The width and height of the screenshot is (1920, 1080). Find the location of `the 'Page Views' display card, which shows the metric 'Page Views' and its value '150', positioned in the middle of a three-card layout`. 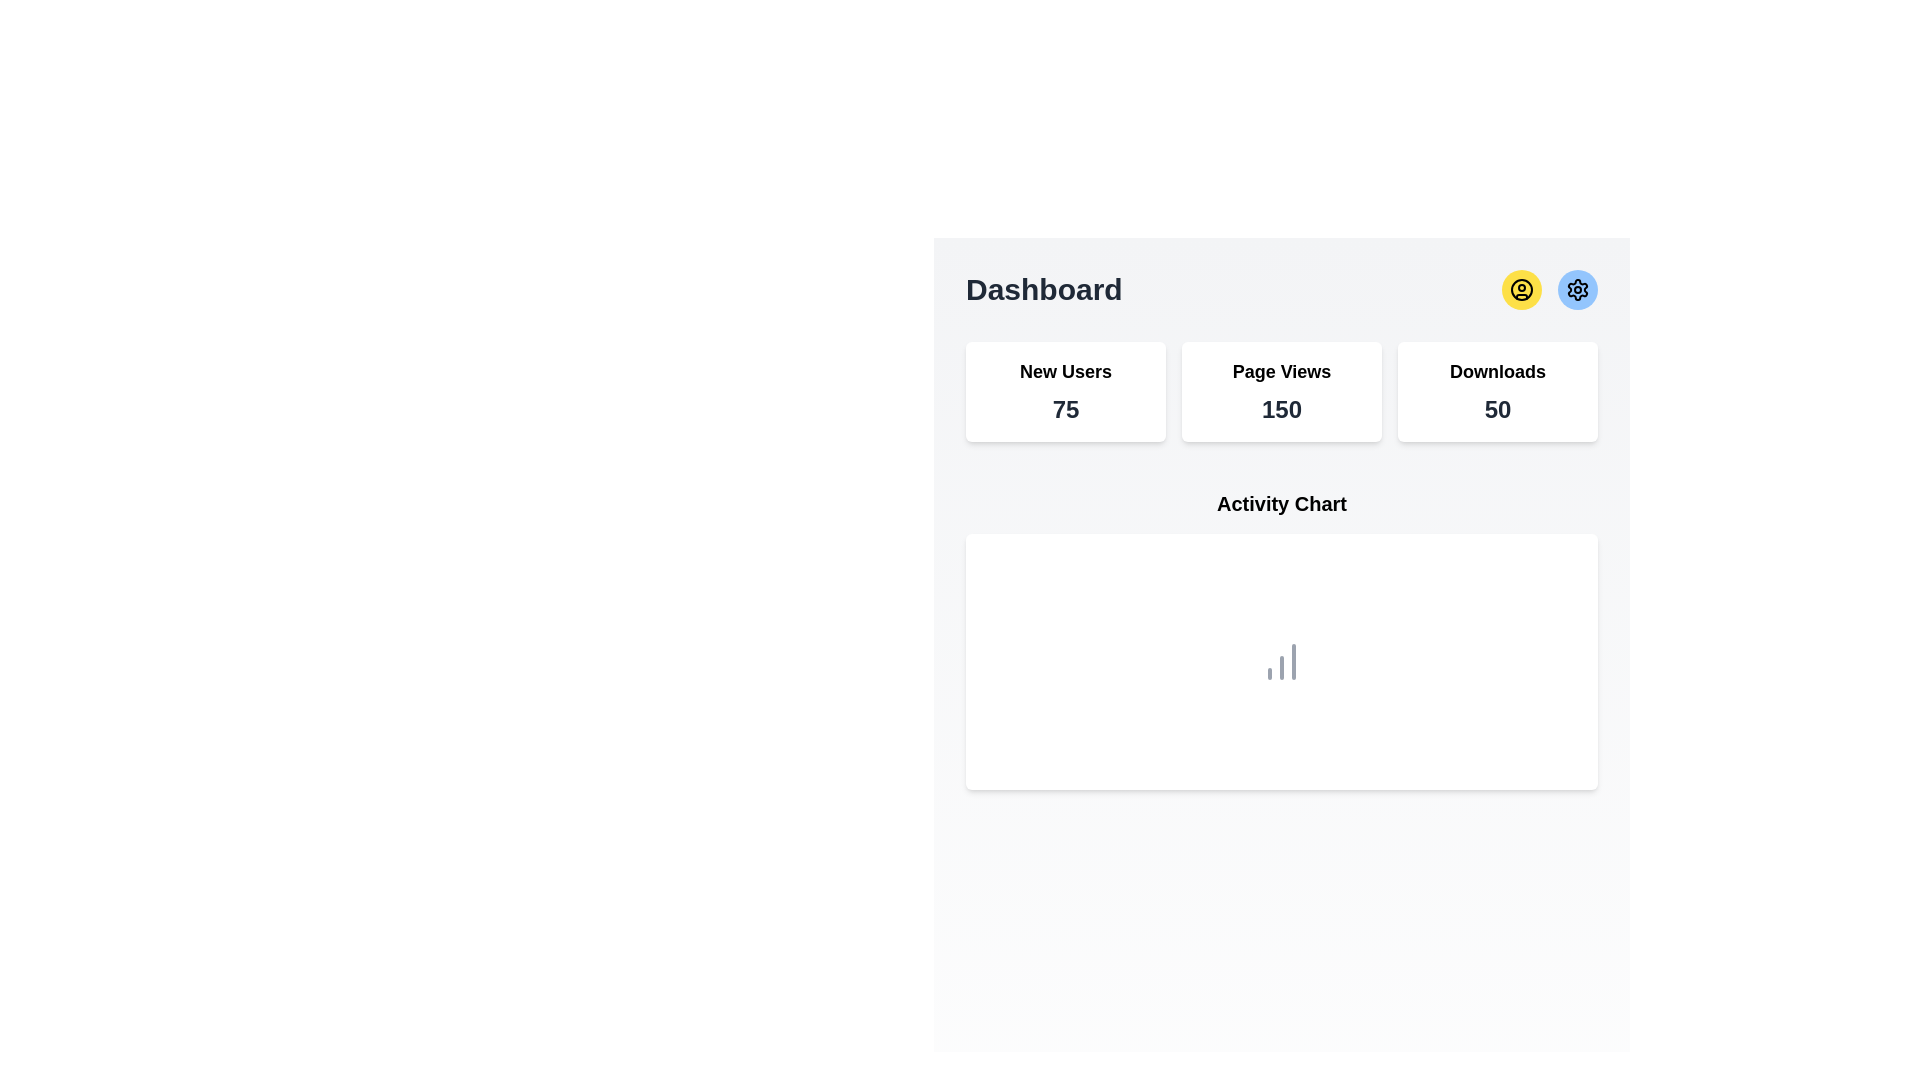

the 'Page Views' display card, which shows the metric 'Page Views' and its value '150', positioned in the middle of a three-card layout is located at coordinates (1281, 392).